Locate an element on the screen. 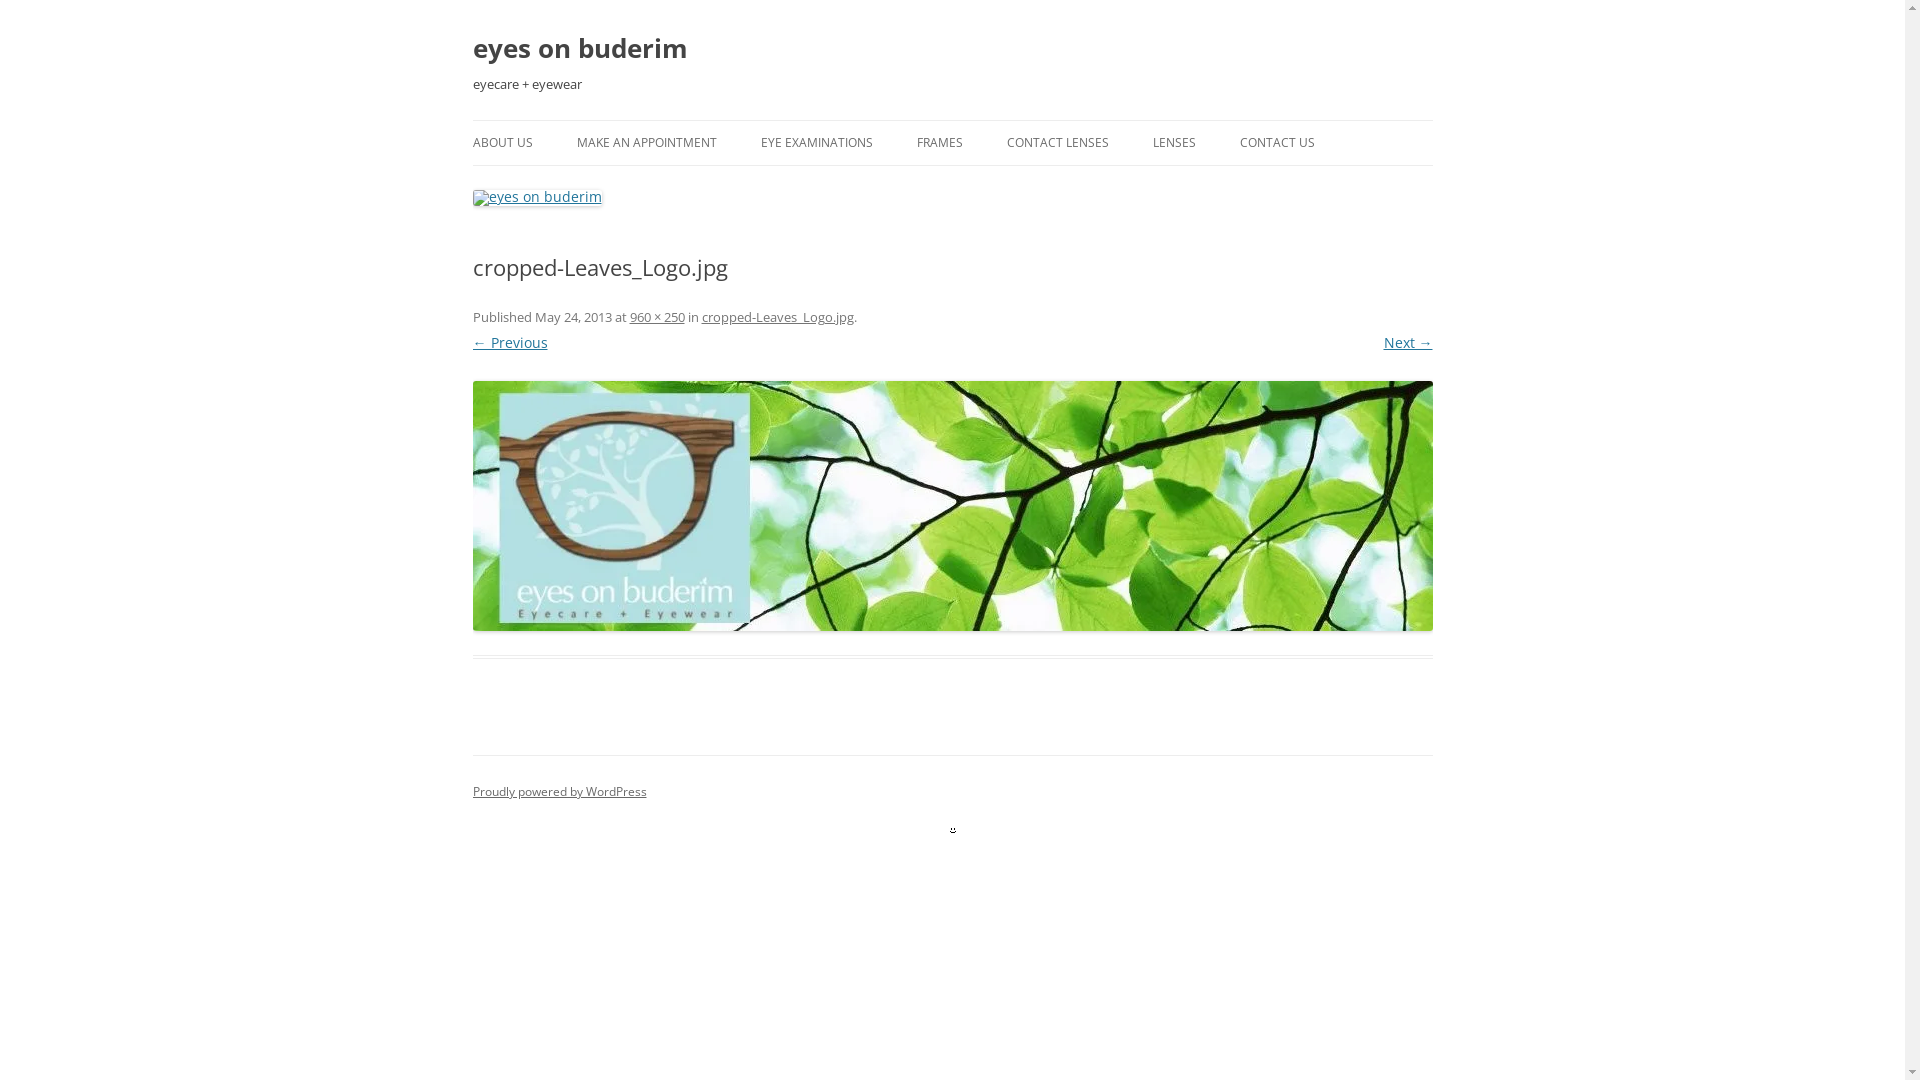  'FRAMES' is located at coordinates (938, 141).